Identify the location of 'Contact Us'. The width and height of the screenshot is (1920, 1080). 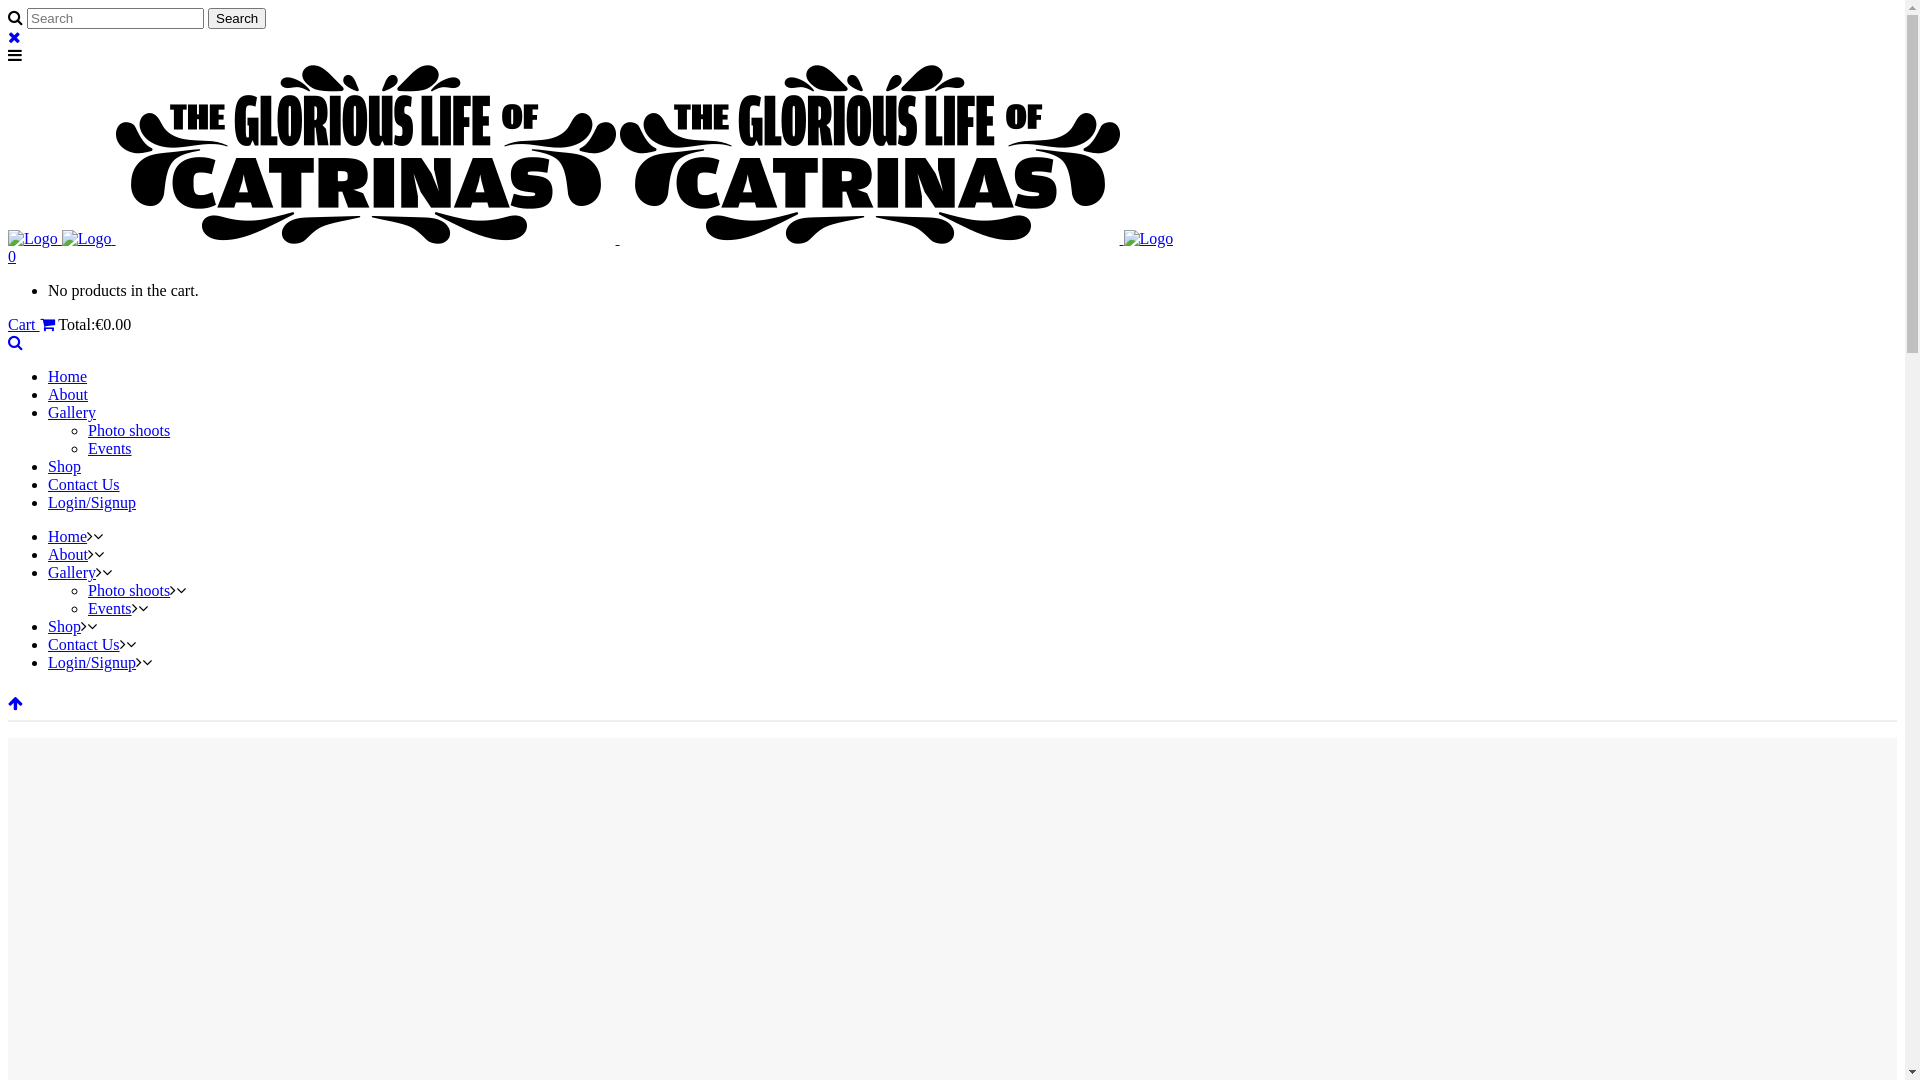
(82, 484).